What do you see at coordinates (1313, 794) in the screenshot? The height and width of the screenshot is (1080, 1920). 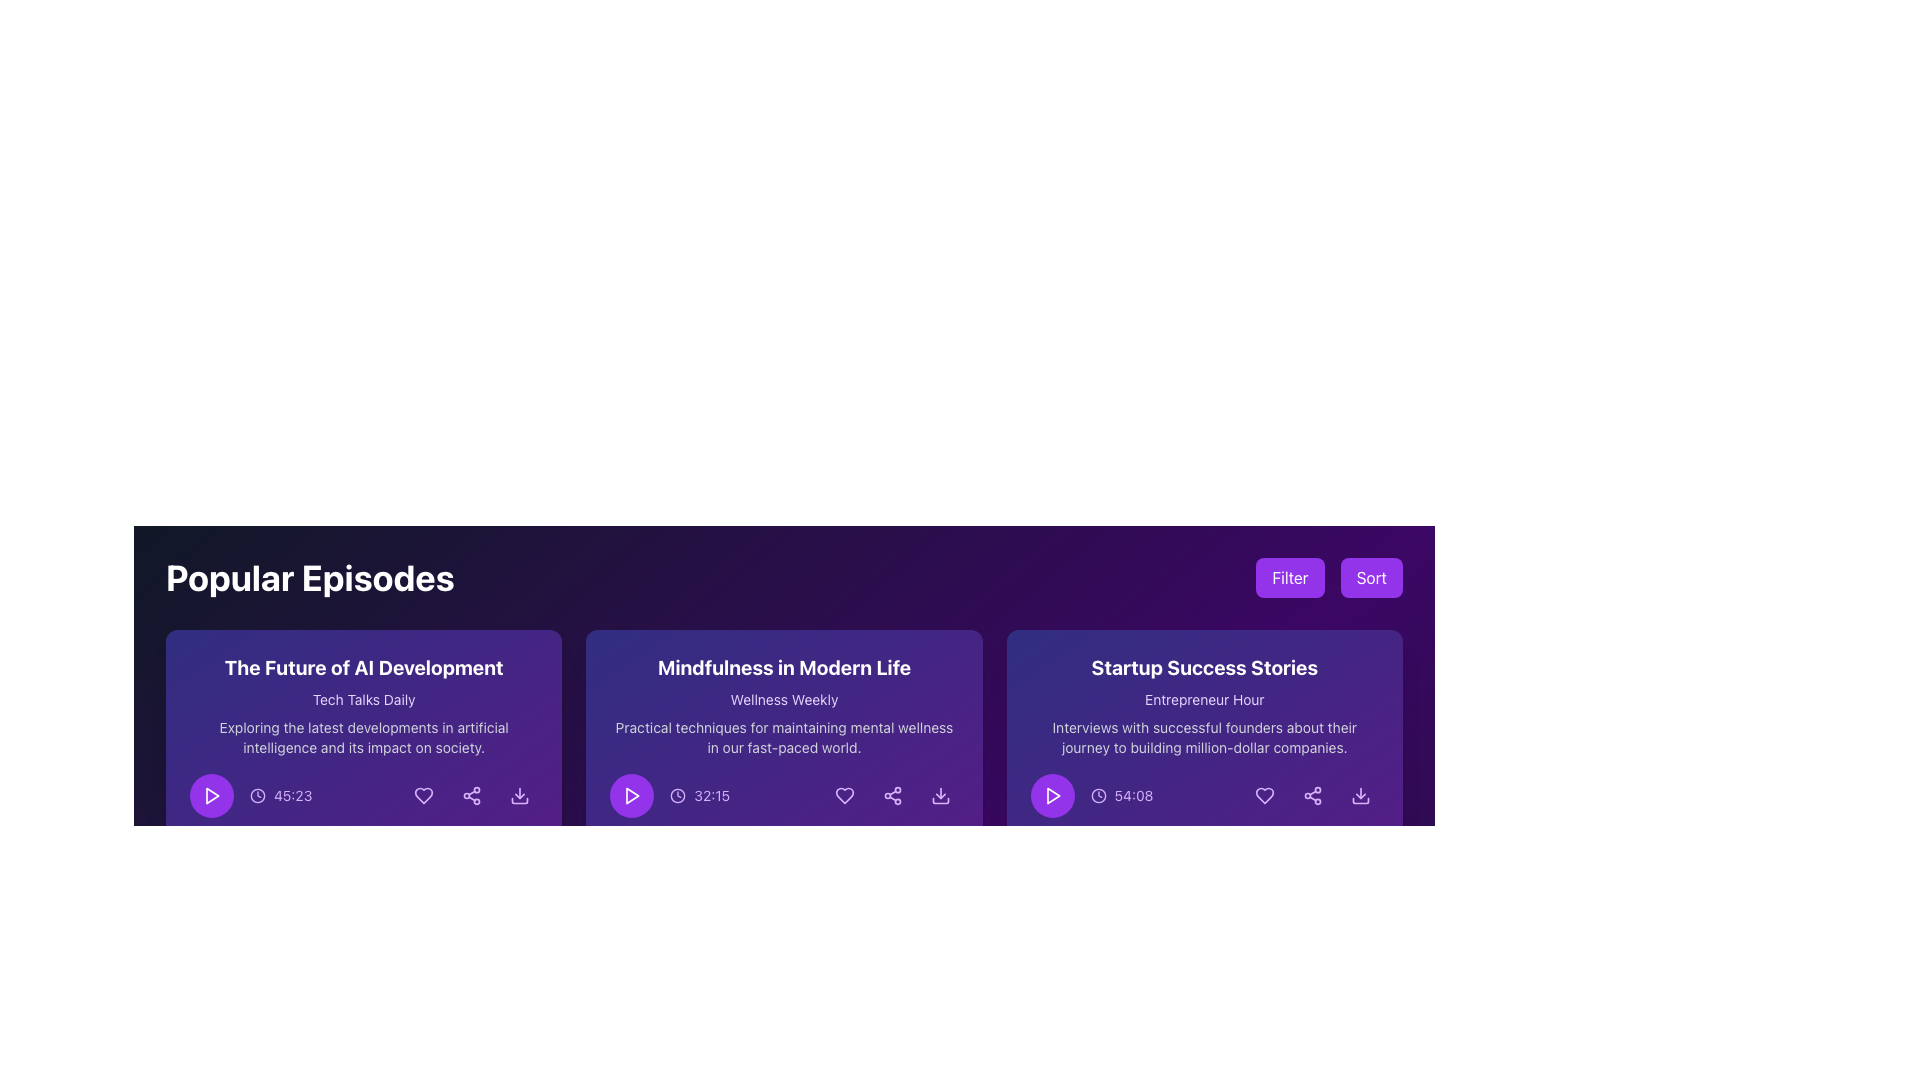 I see `the circular share connectivity pattern icon with a purple color theme located in the bottom right section of the 'Startup Success Stories' card` at bounding box center [1313, 794].